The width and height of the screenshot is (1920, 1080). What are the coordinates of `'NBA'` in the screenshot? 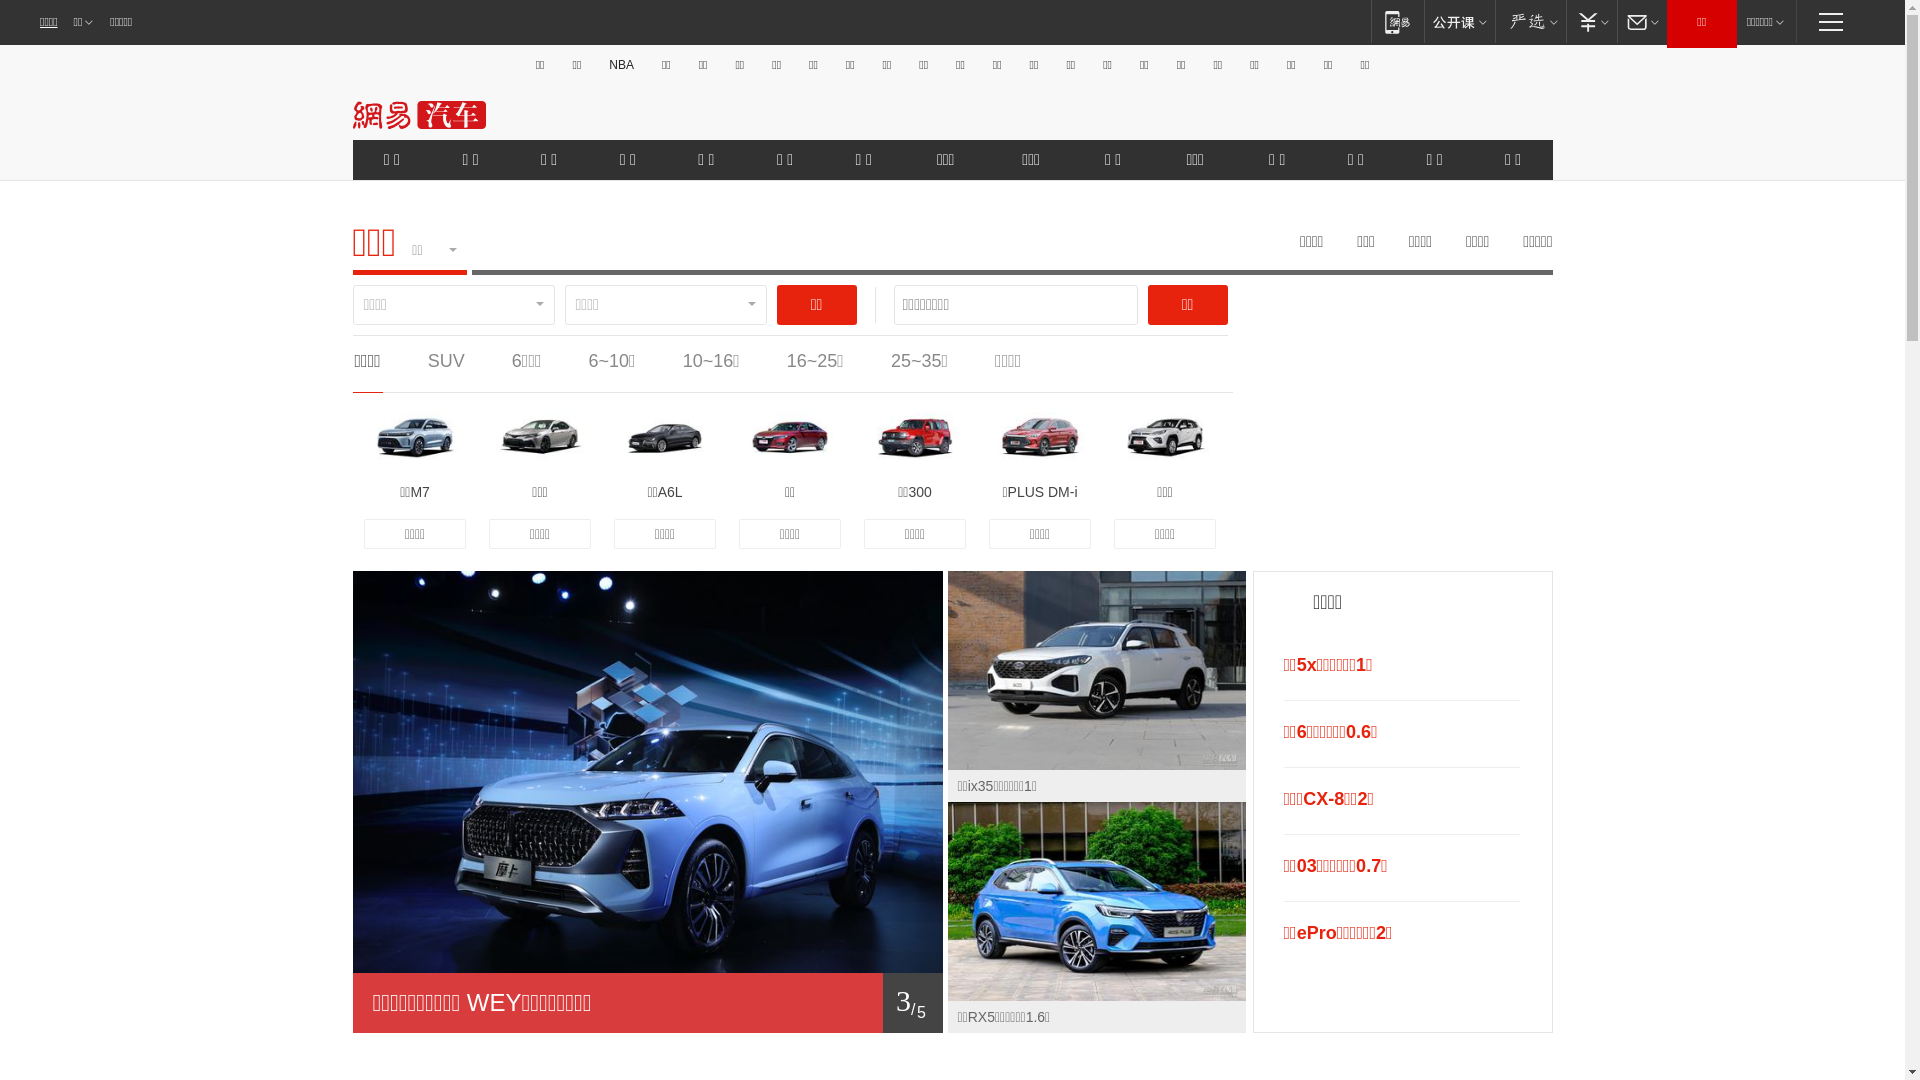 It's located at (620, 64).